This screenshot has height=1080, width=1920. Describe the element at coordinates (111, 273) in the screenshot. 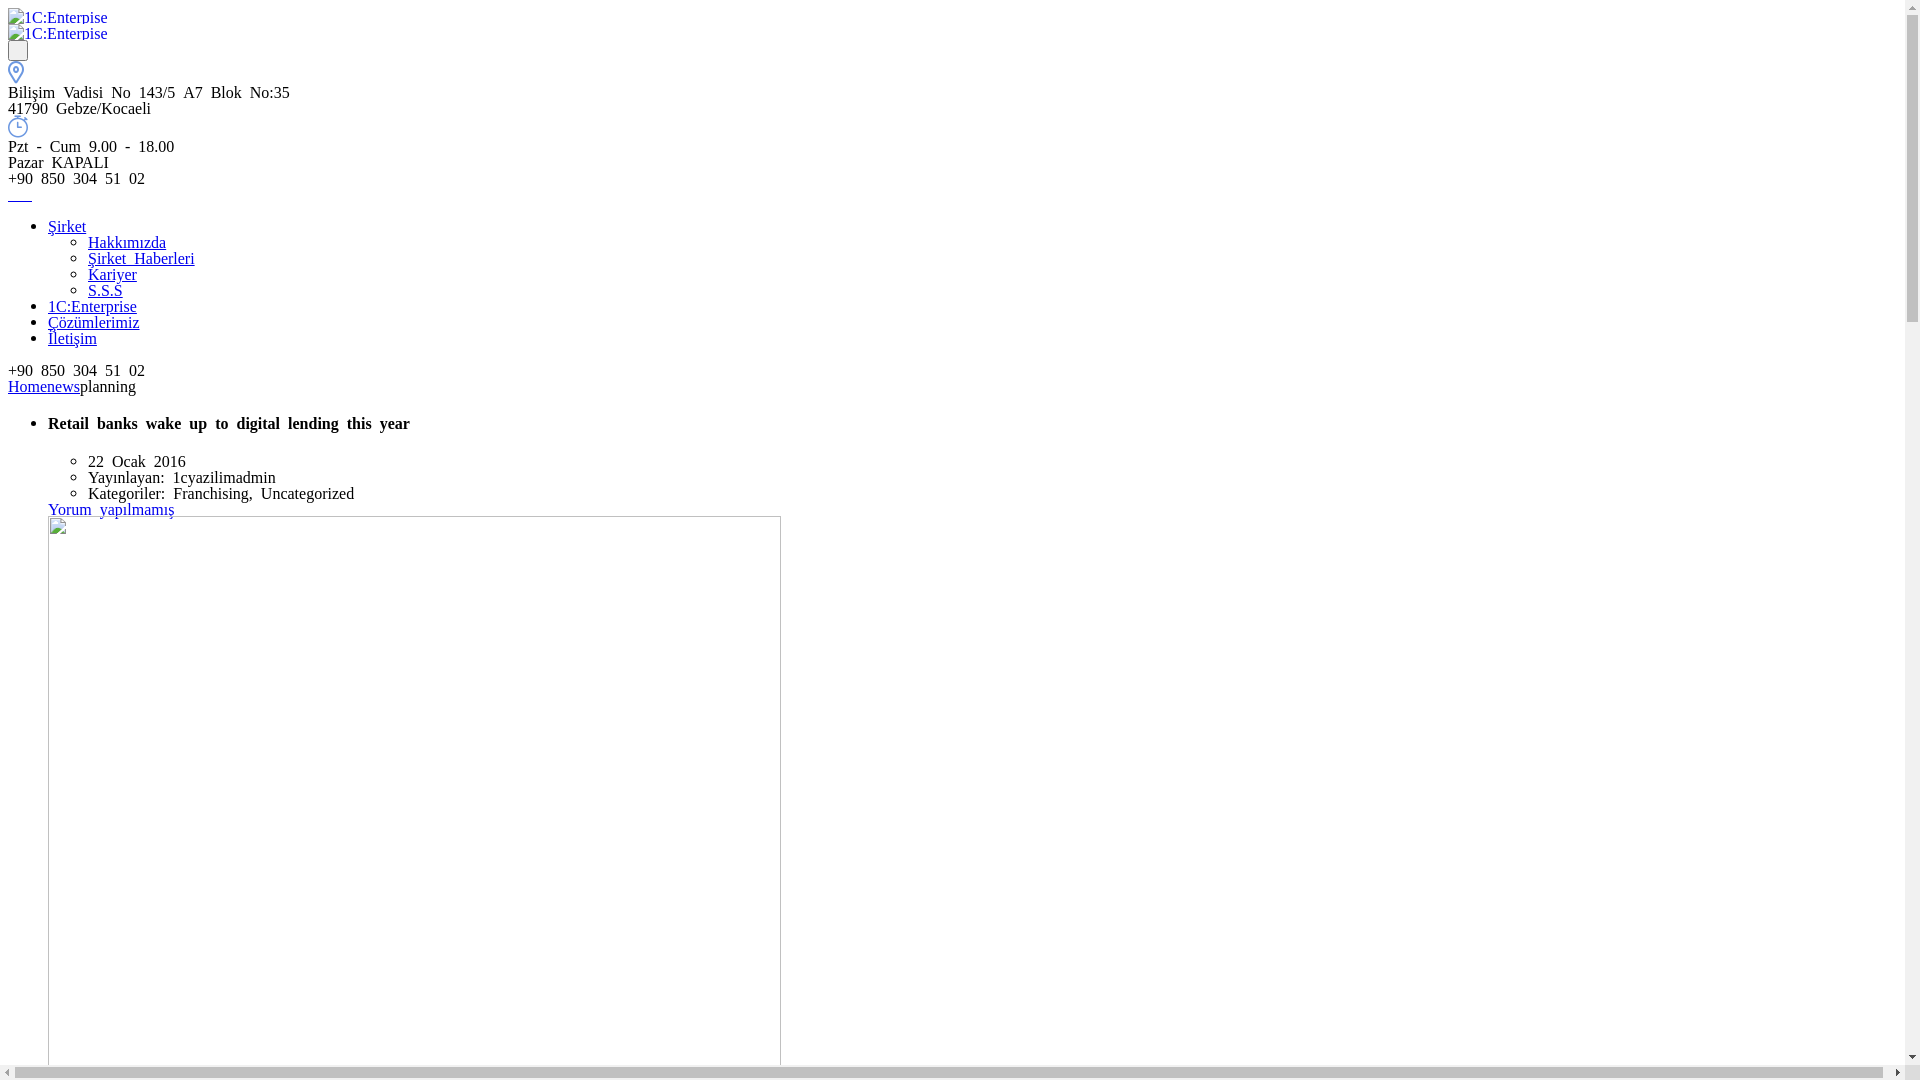

I see `'Kariyer'` at that location.